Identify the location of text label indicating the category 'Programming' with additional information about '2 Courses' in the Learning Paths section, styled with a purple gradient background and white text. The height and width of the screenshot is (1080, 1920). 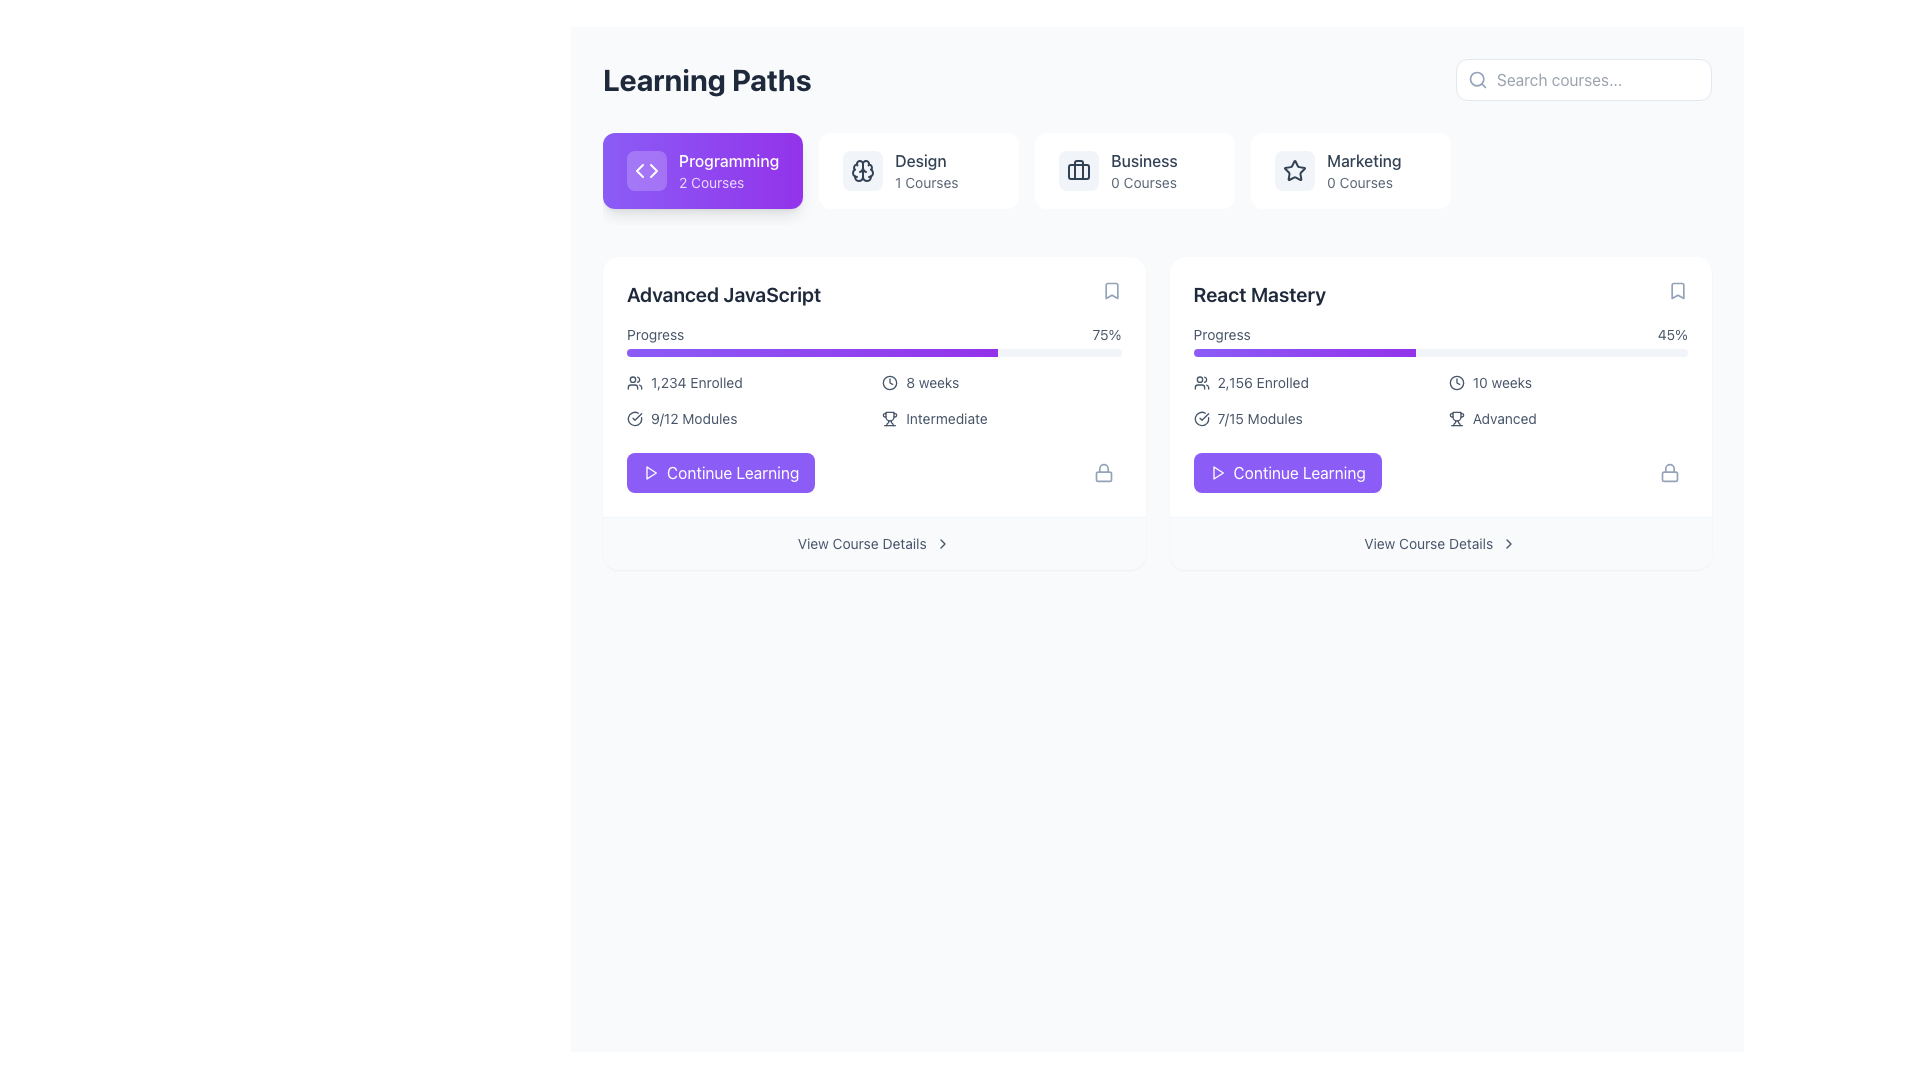
(728, 169).